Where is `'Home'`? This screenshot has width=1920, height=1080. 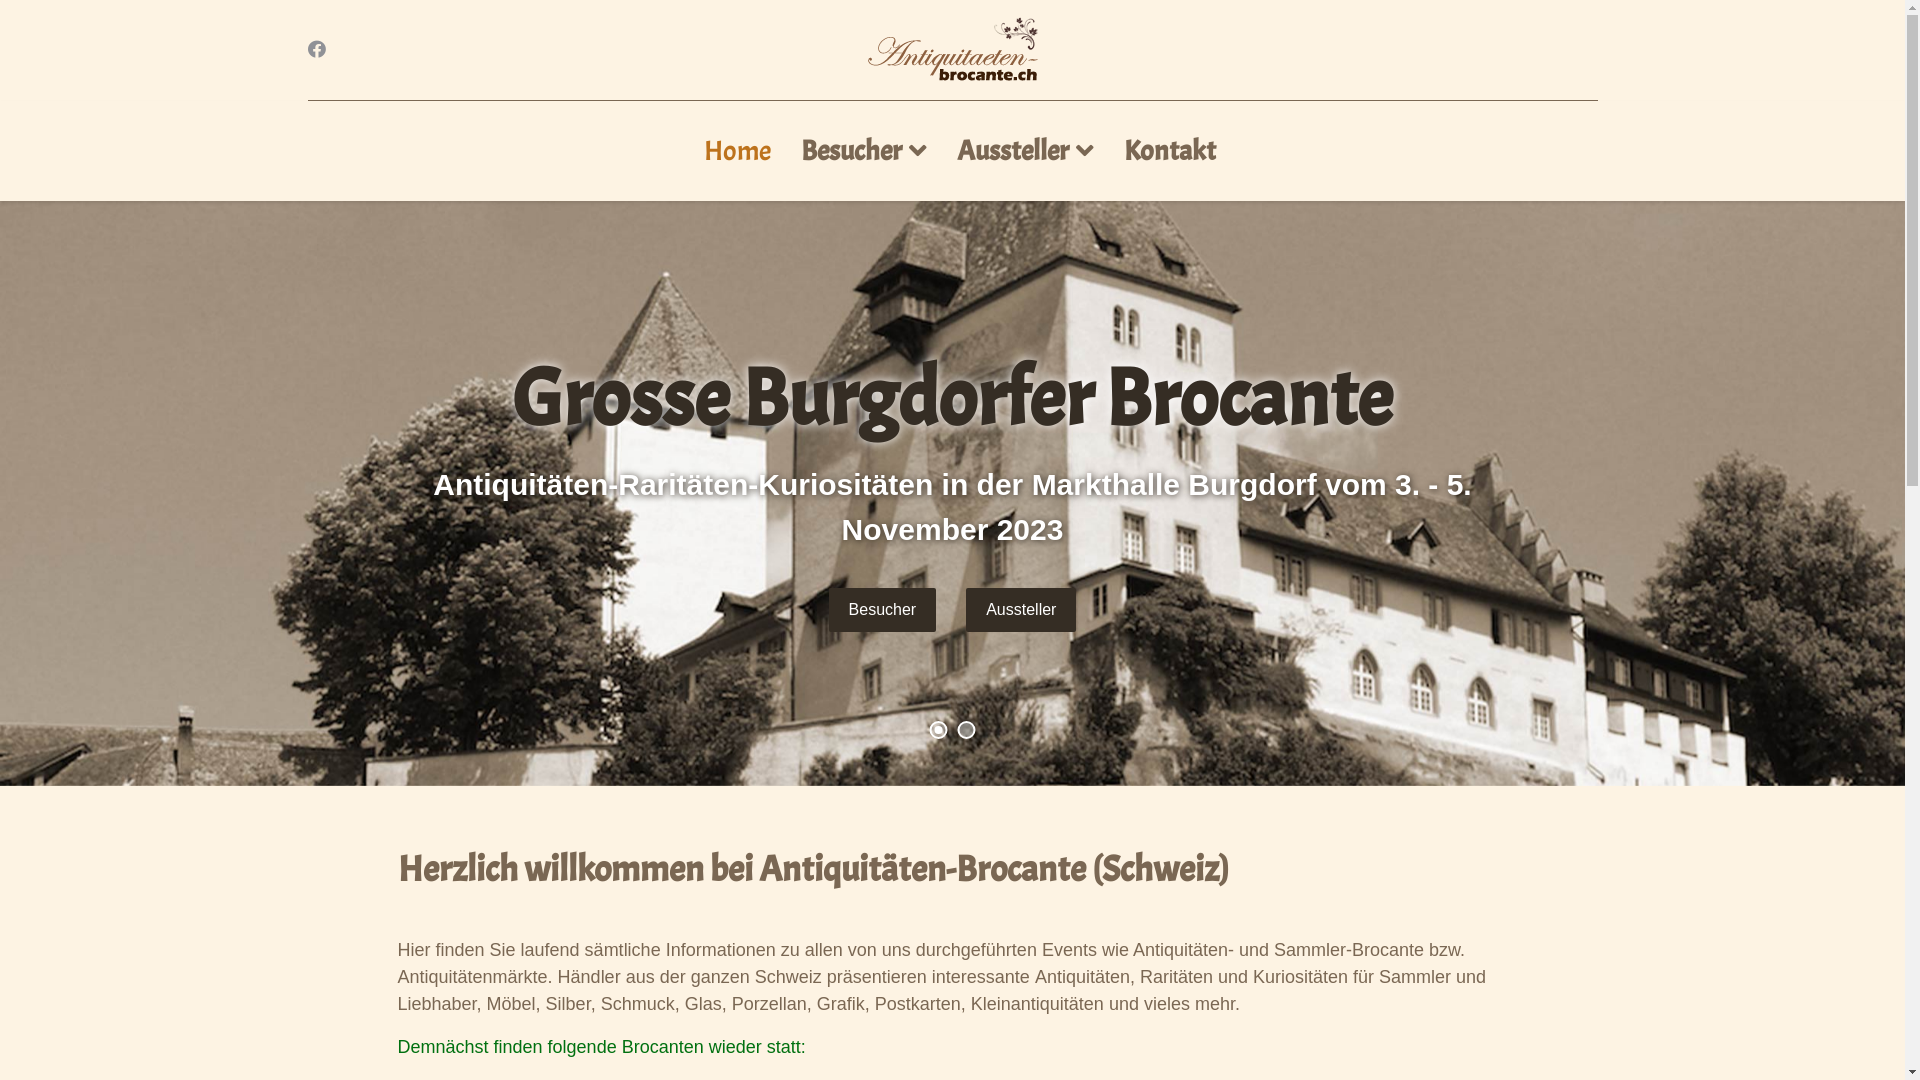 'Home' is located at coordinates (736, 149).